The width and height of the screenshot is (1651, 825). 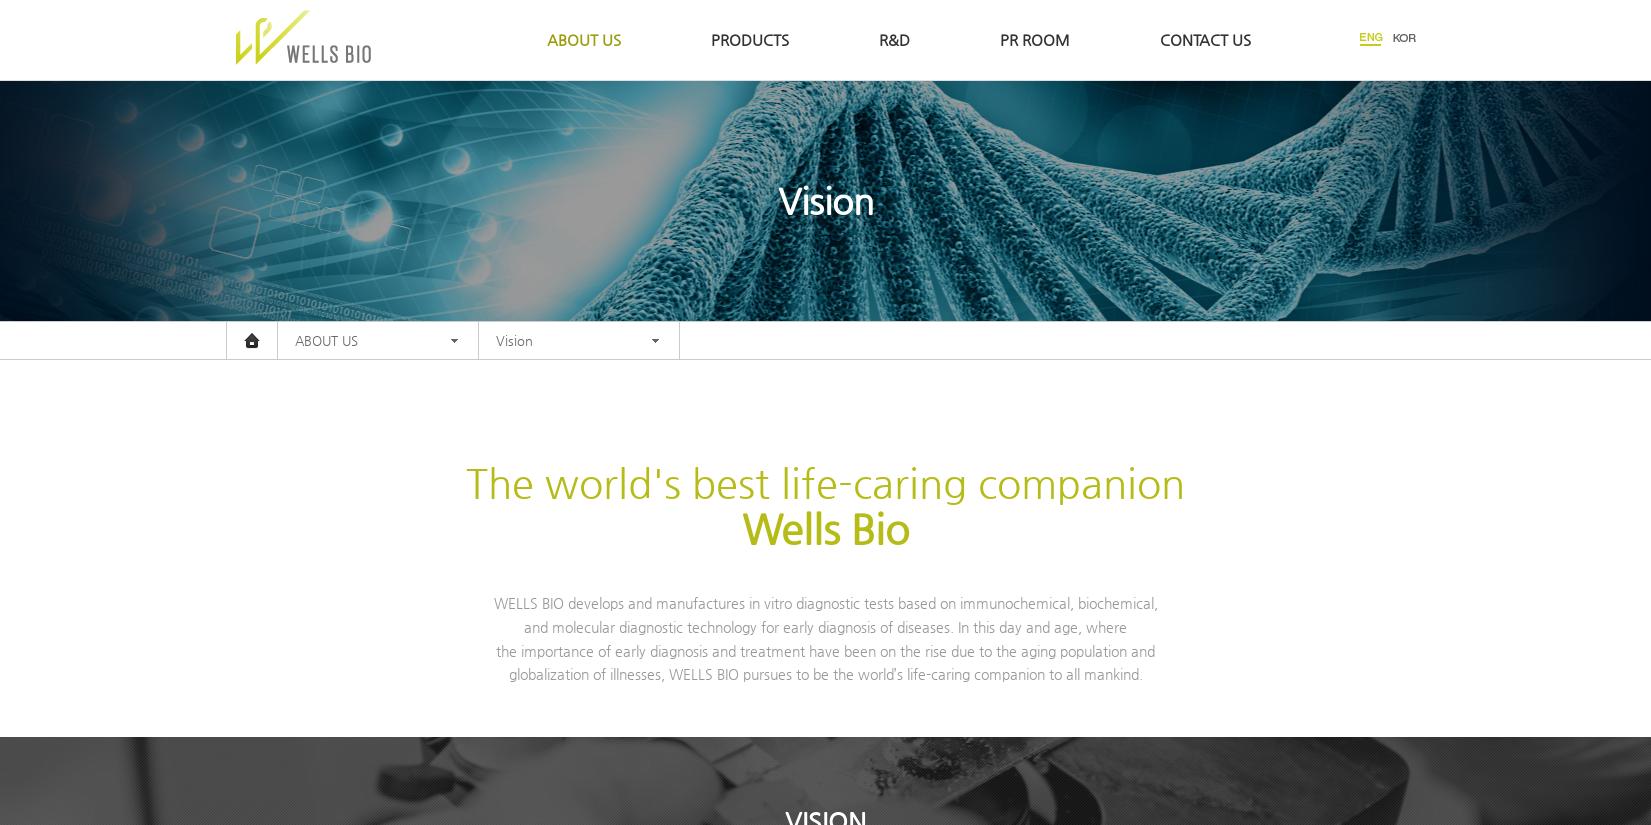 What do you see at coordinates (466, 483) in the screenshot?
I see `'The world's best life-caring companion'` at bounding box center [466, 483].